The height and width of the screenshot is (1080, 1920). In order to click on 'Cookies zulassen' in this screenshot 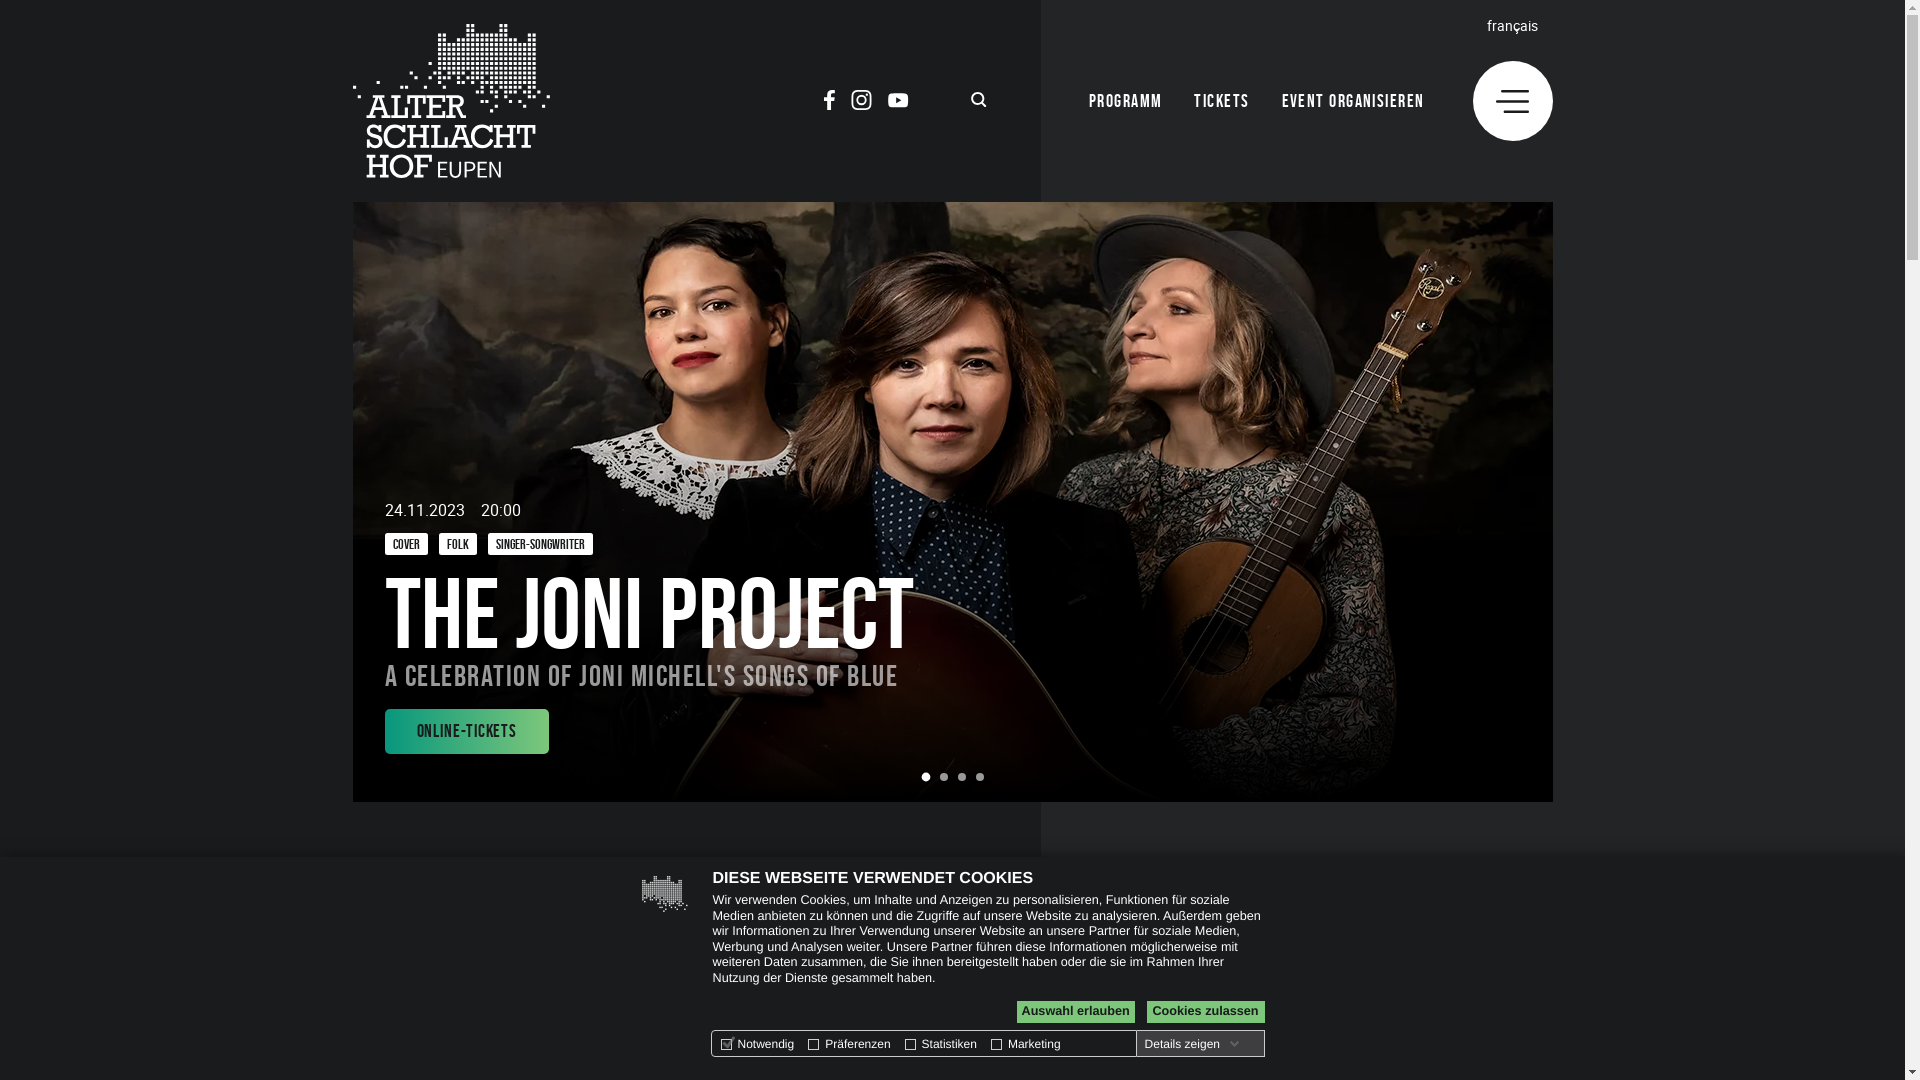, I will do `click(1203, 1011)`.